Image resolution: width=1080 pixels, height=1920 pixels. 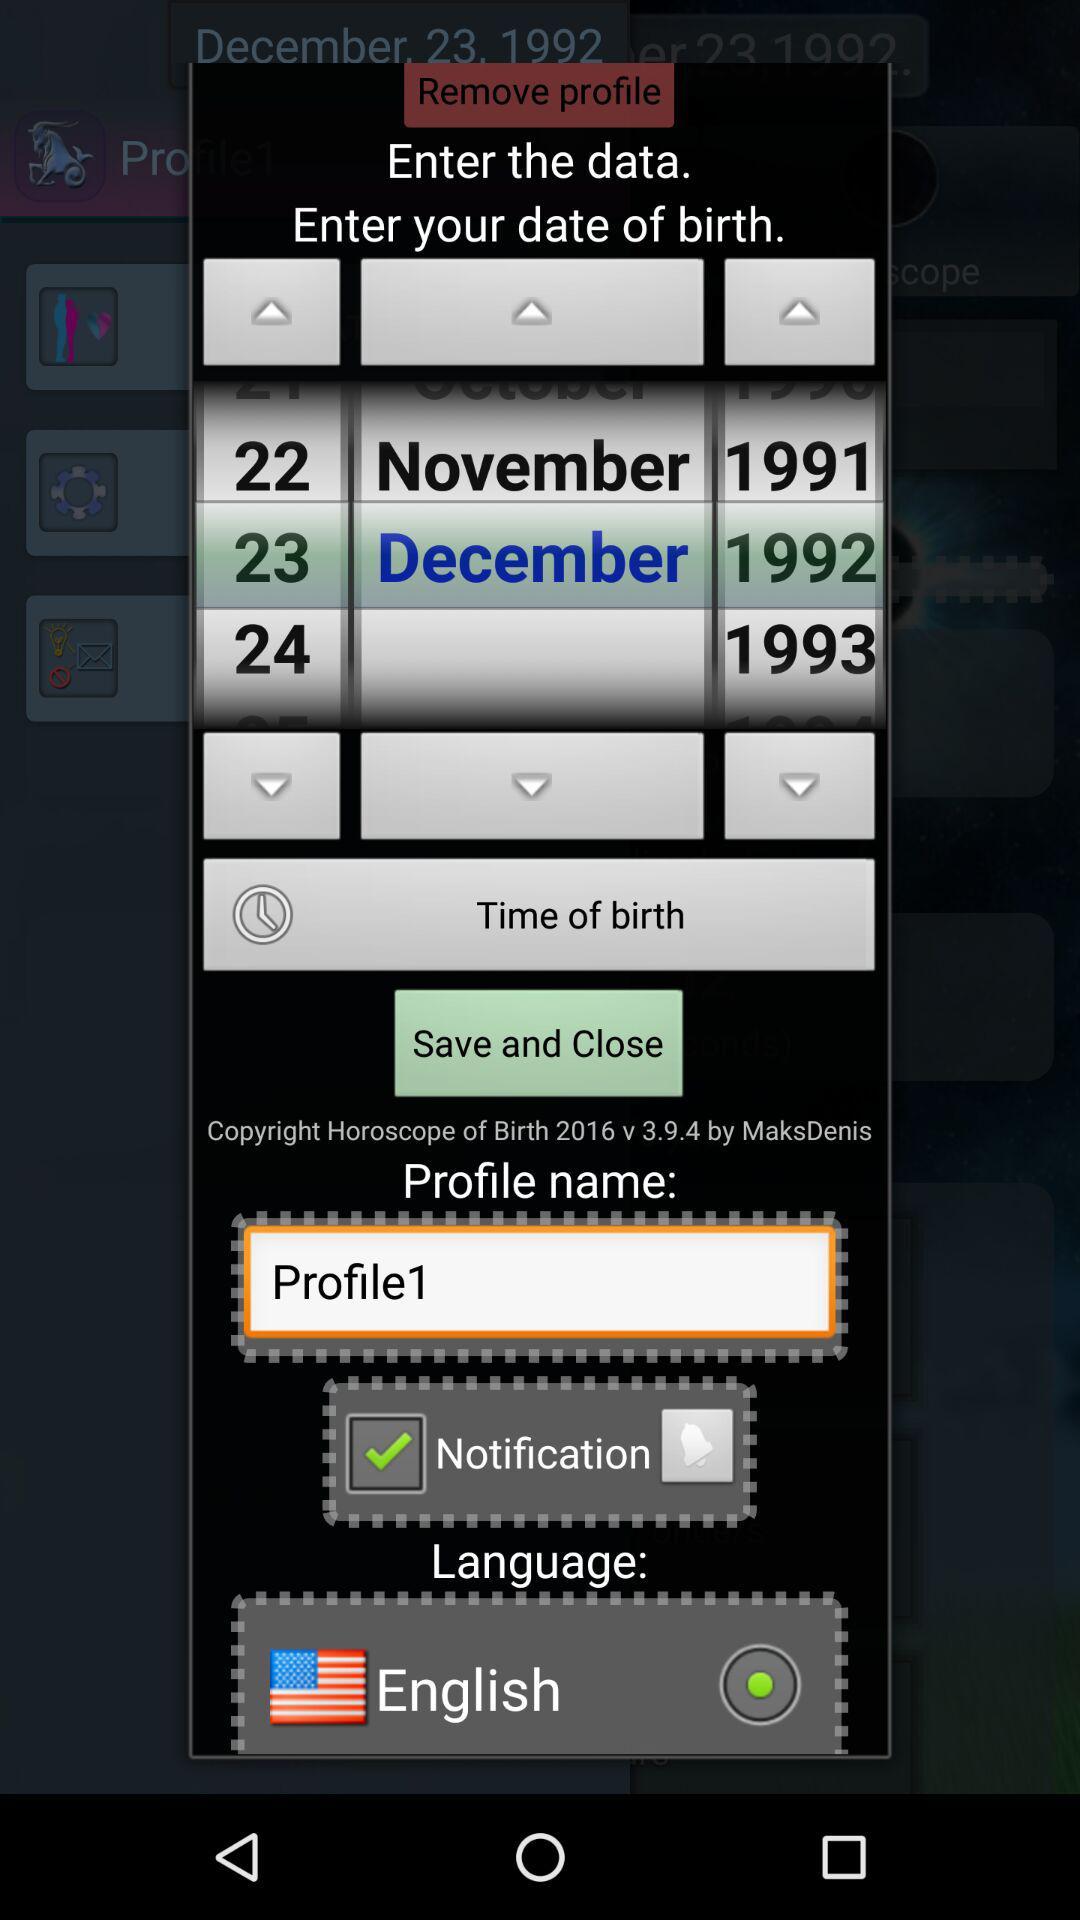 I want to click on birth year, so click(x=799, y=316).